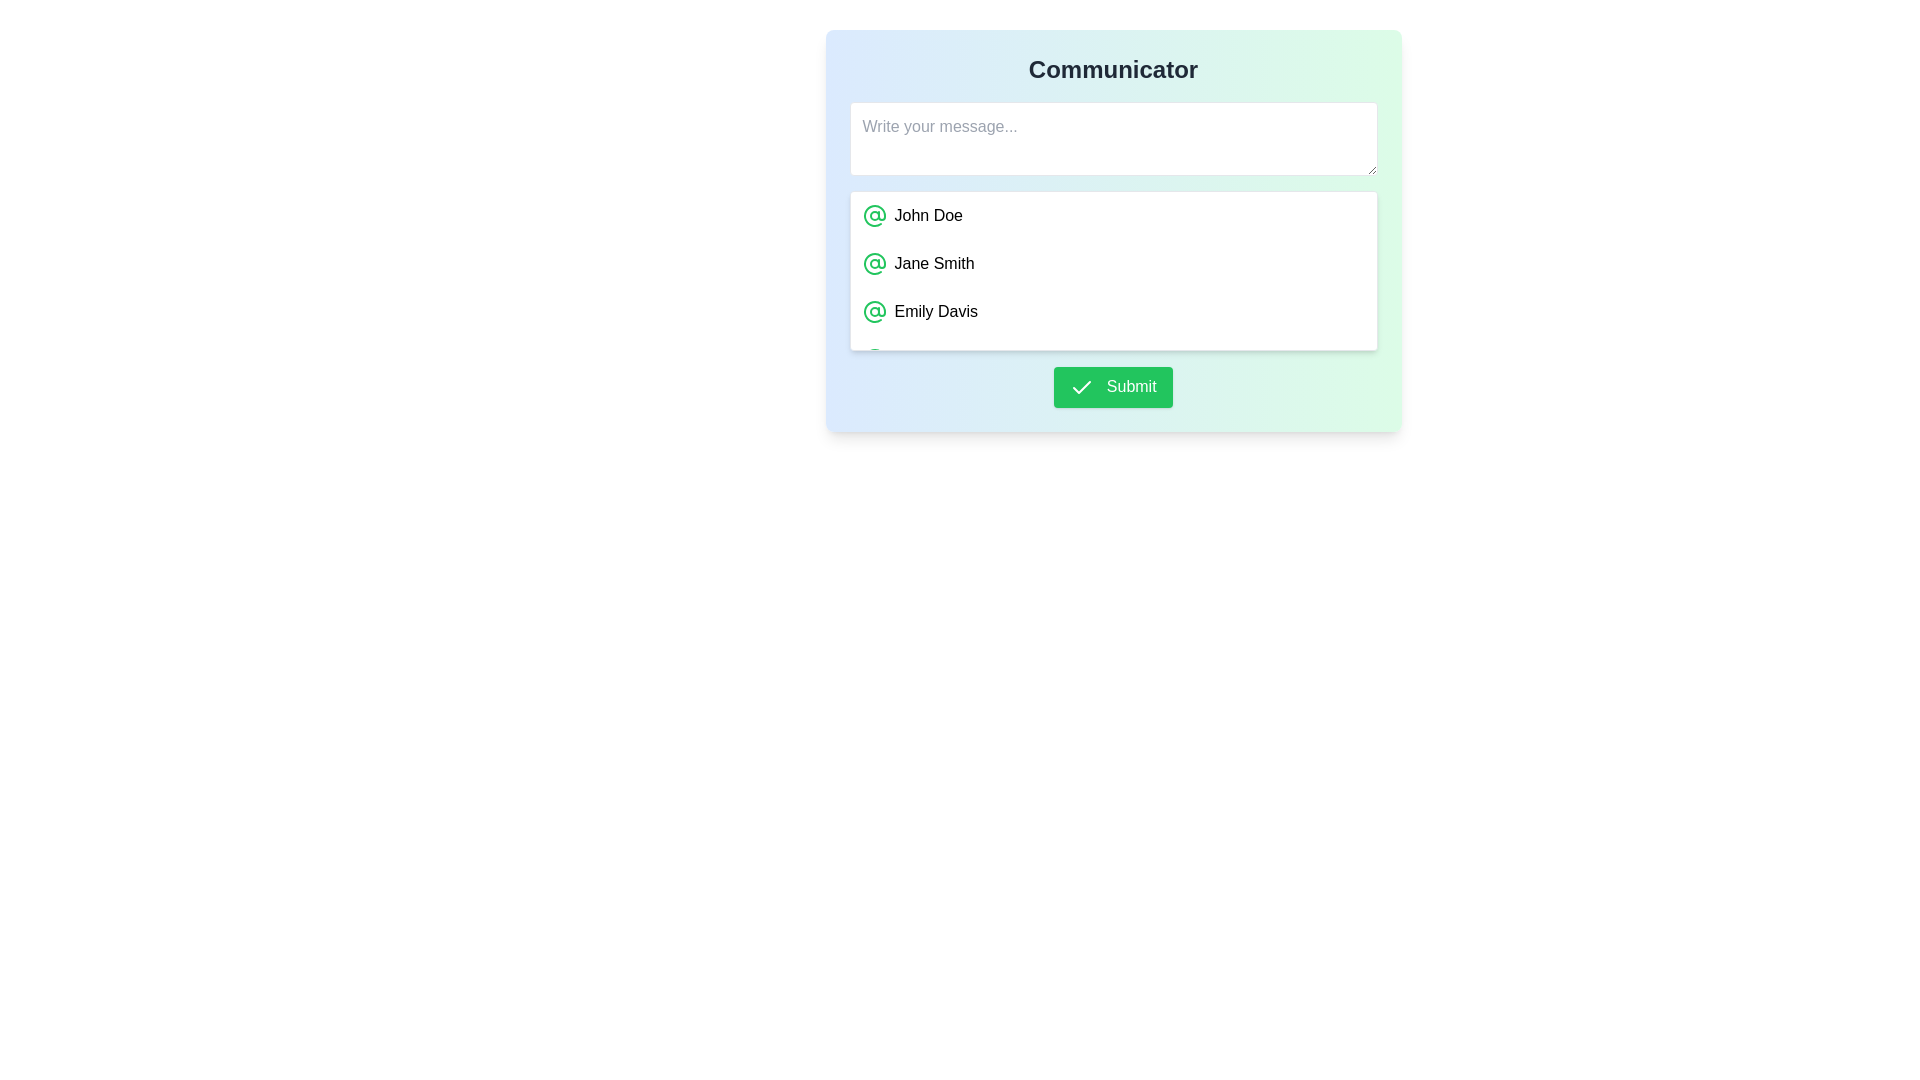 The height and width of the screenshot is (1080, 1920). What do you see at coordinates (1112, 262) in the screenshot?
I see `the selectable list item for 'Jane Smith'` at bounding box center [1112, 262].